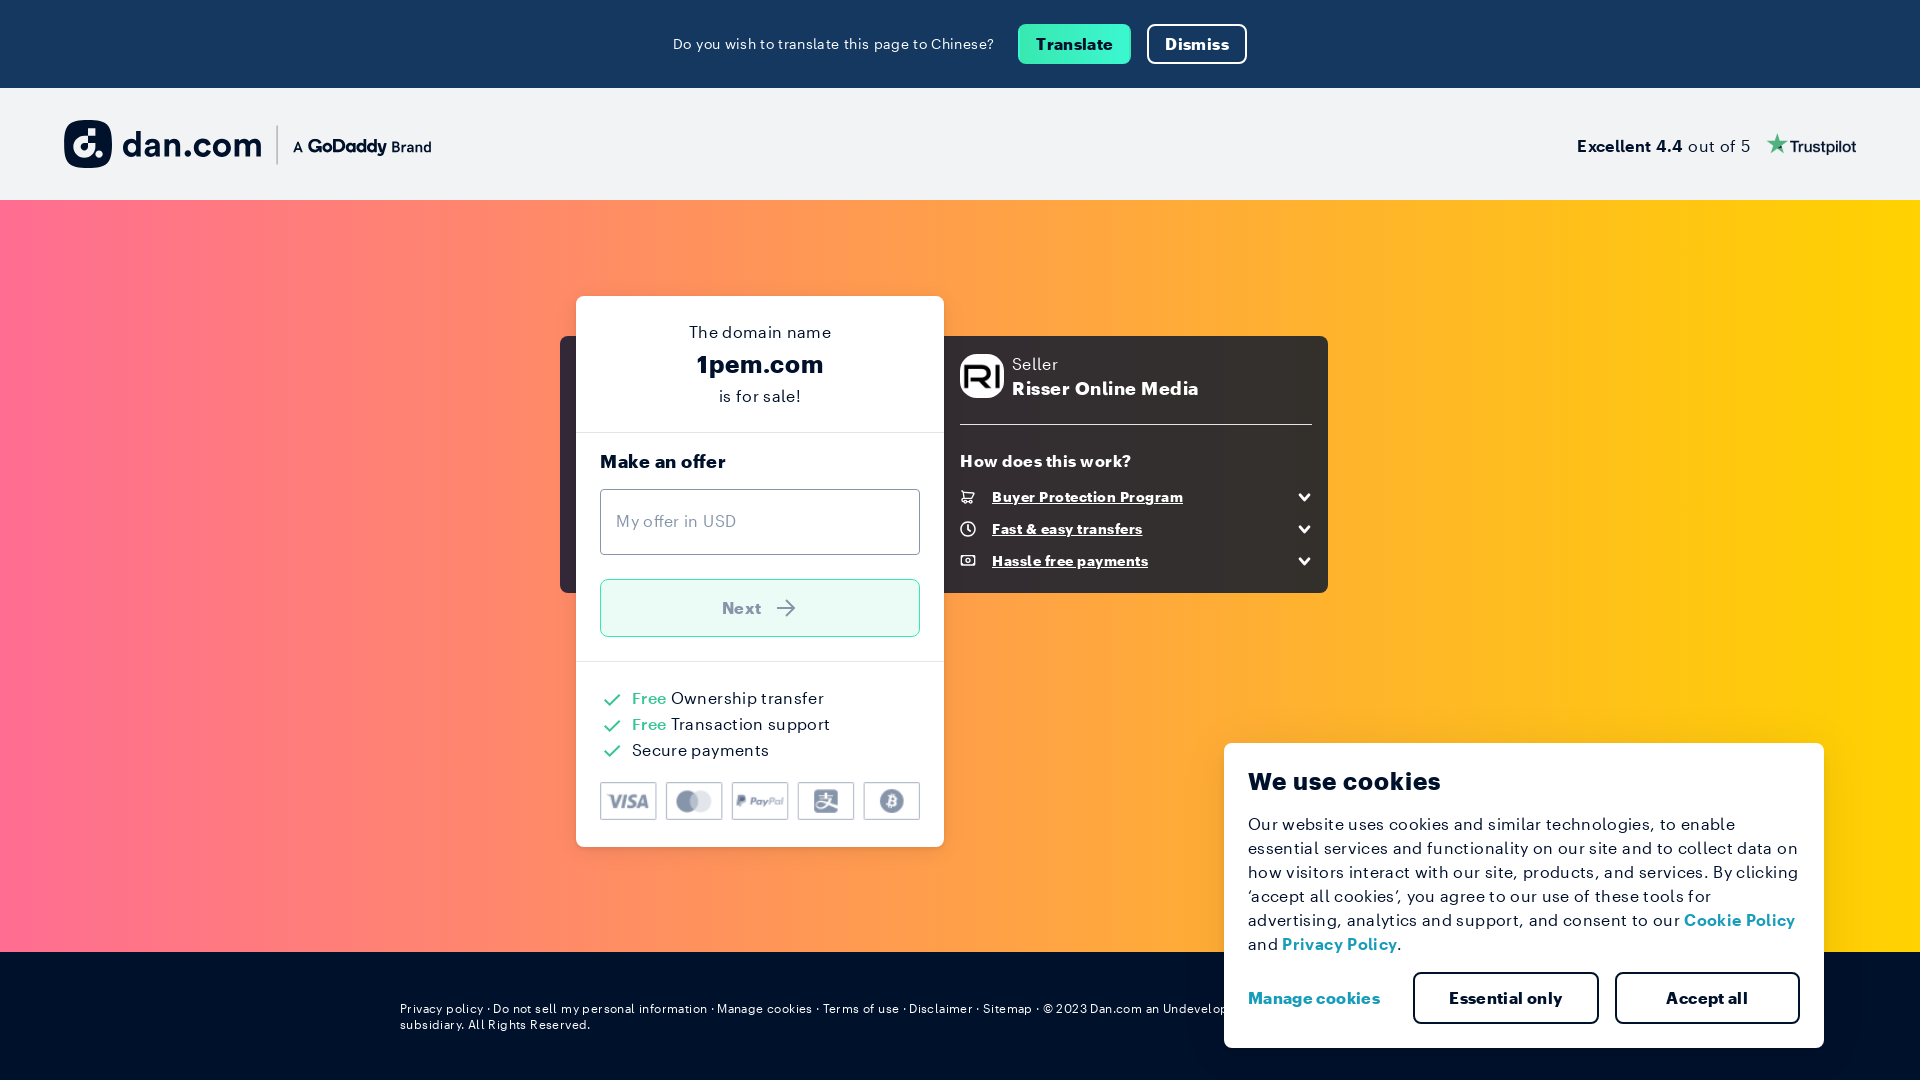  Describe the element at coordinates (907, 1007) in the screenshot. I see `'Disclaimer'` at that location.